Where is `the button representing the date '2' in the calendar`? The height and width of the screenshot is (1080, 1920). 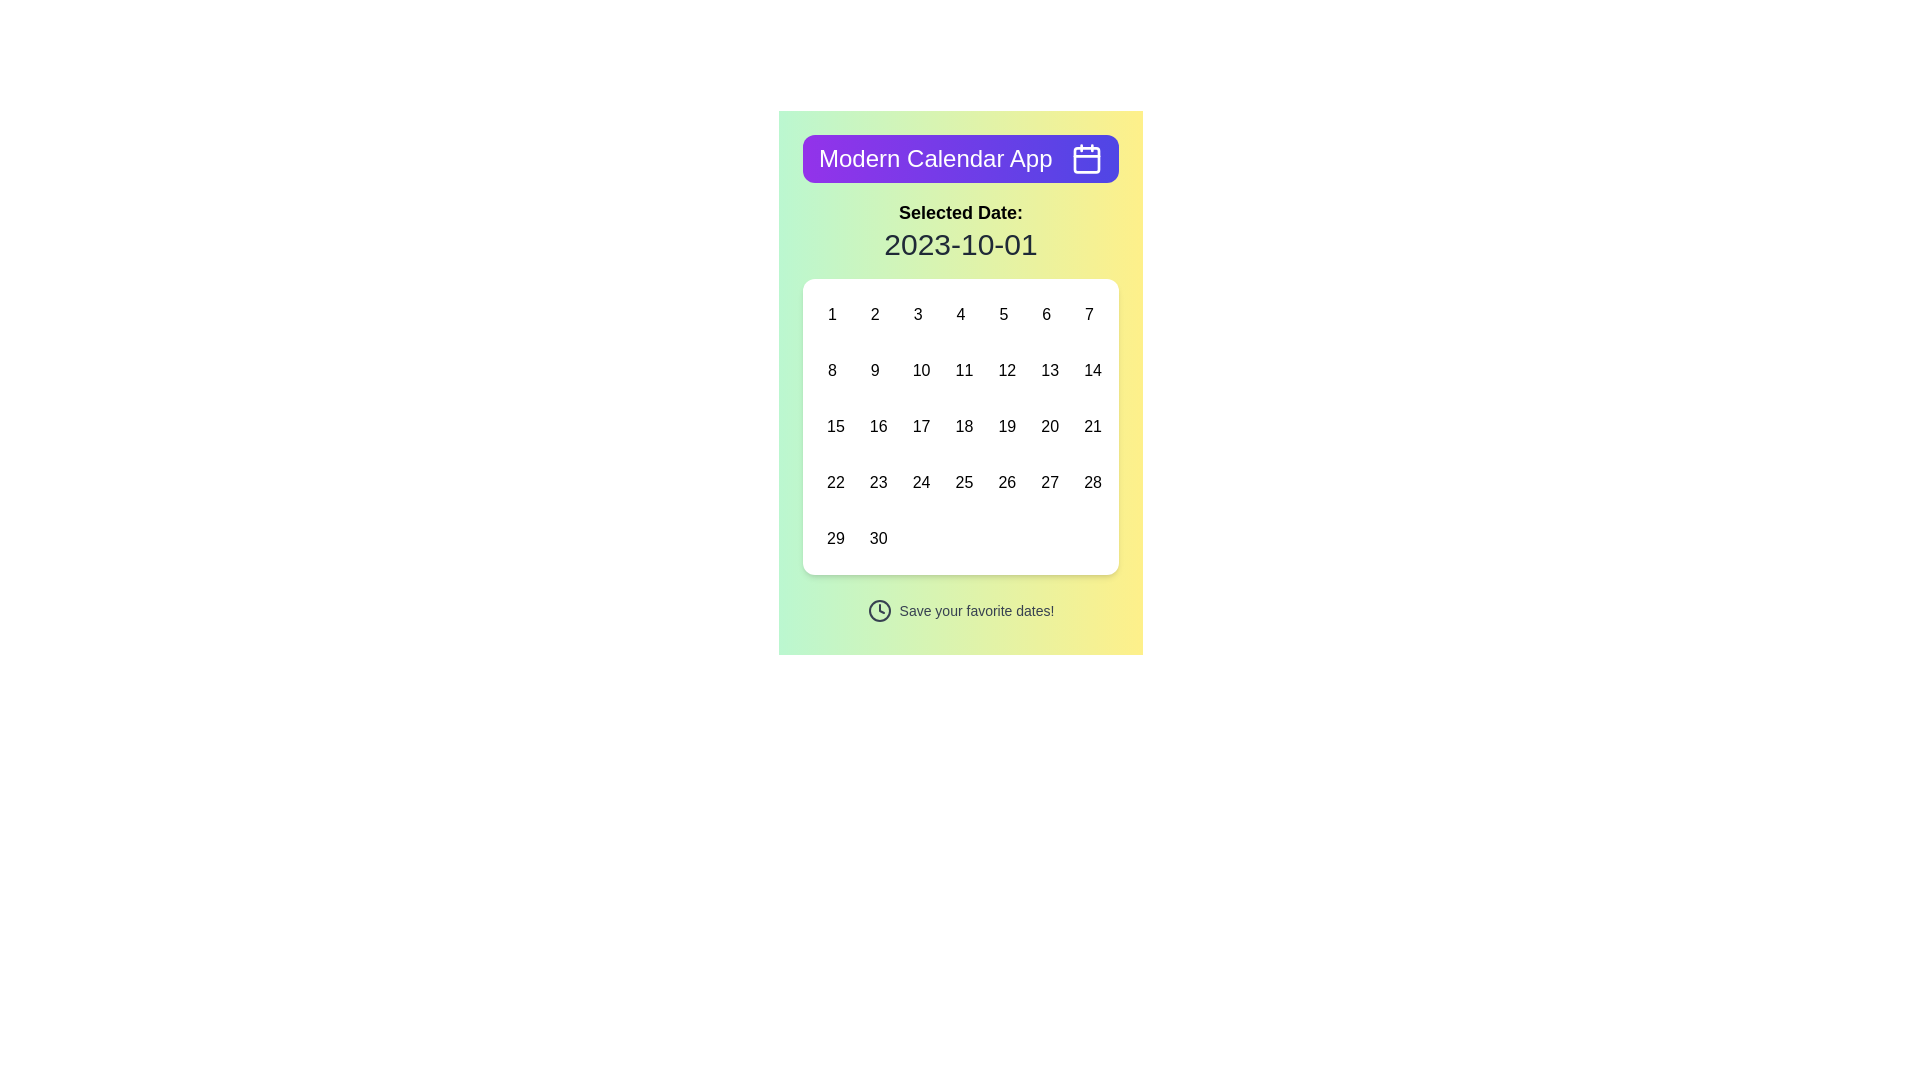 the button representing the date '2' in the calendar is located at coordinates (875, 315).